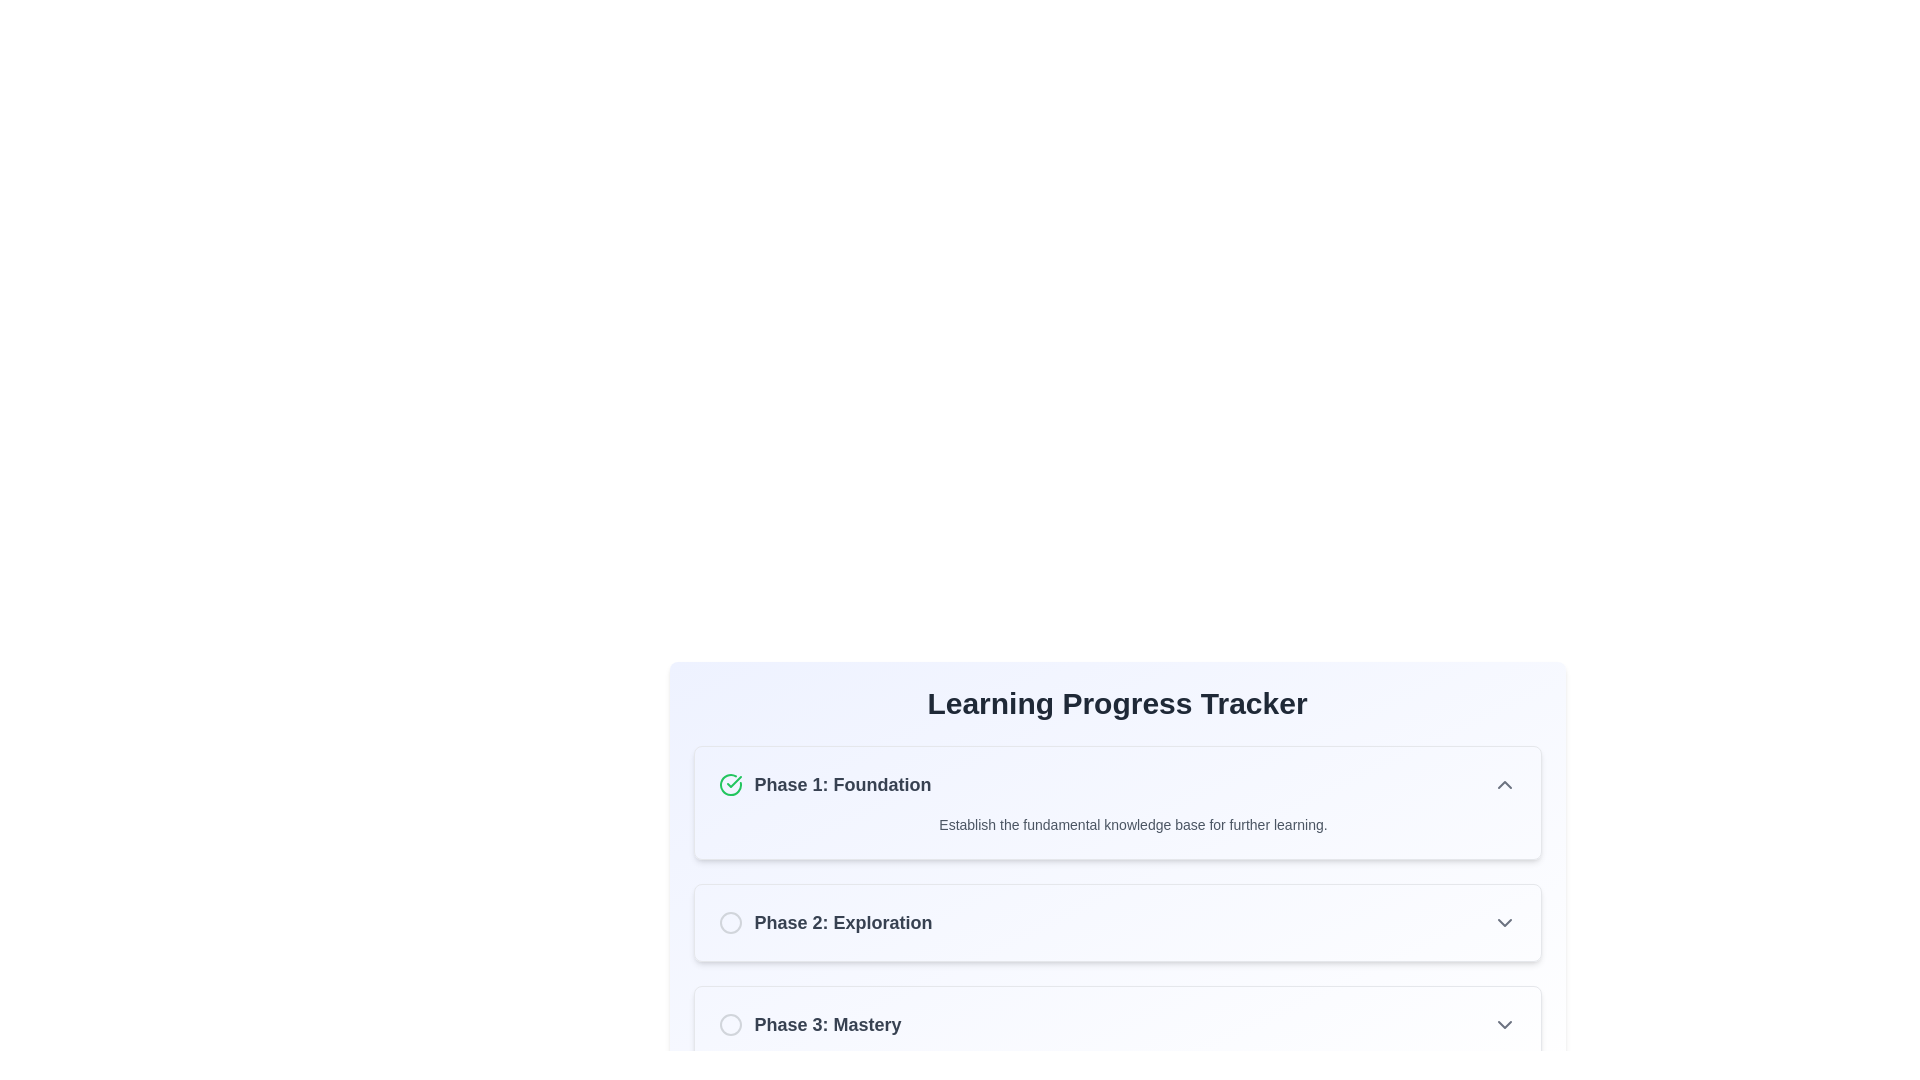  Describe the element at coordinates (1504, 784) in the screenshot. I see `the toggle icon located at the far right end of the title bar in the 'Phase 1: Foundation' section` at that location.